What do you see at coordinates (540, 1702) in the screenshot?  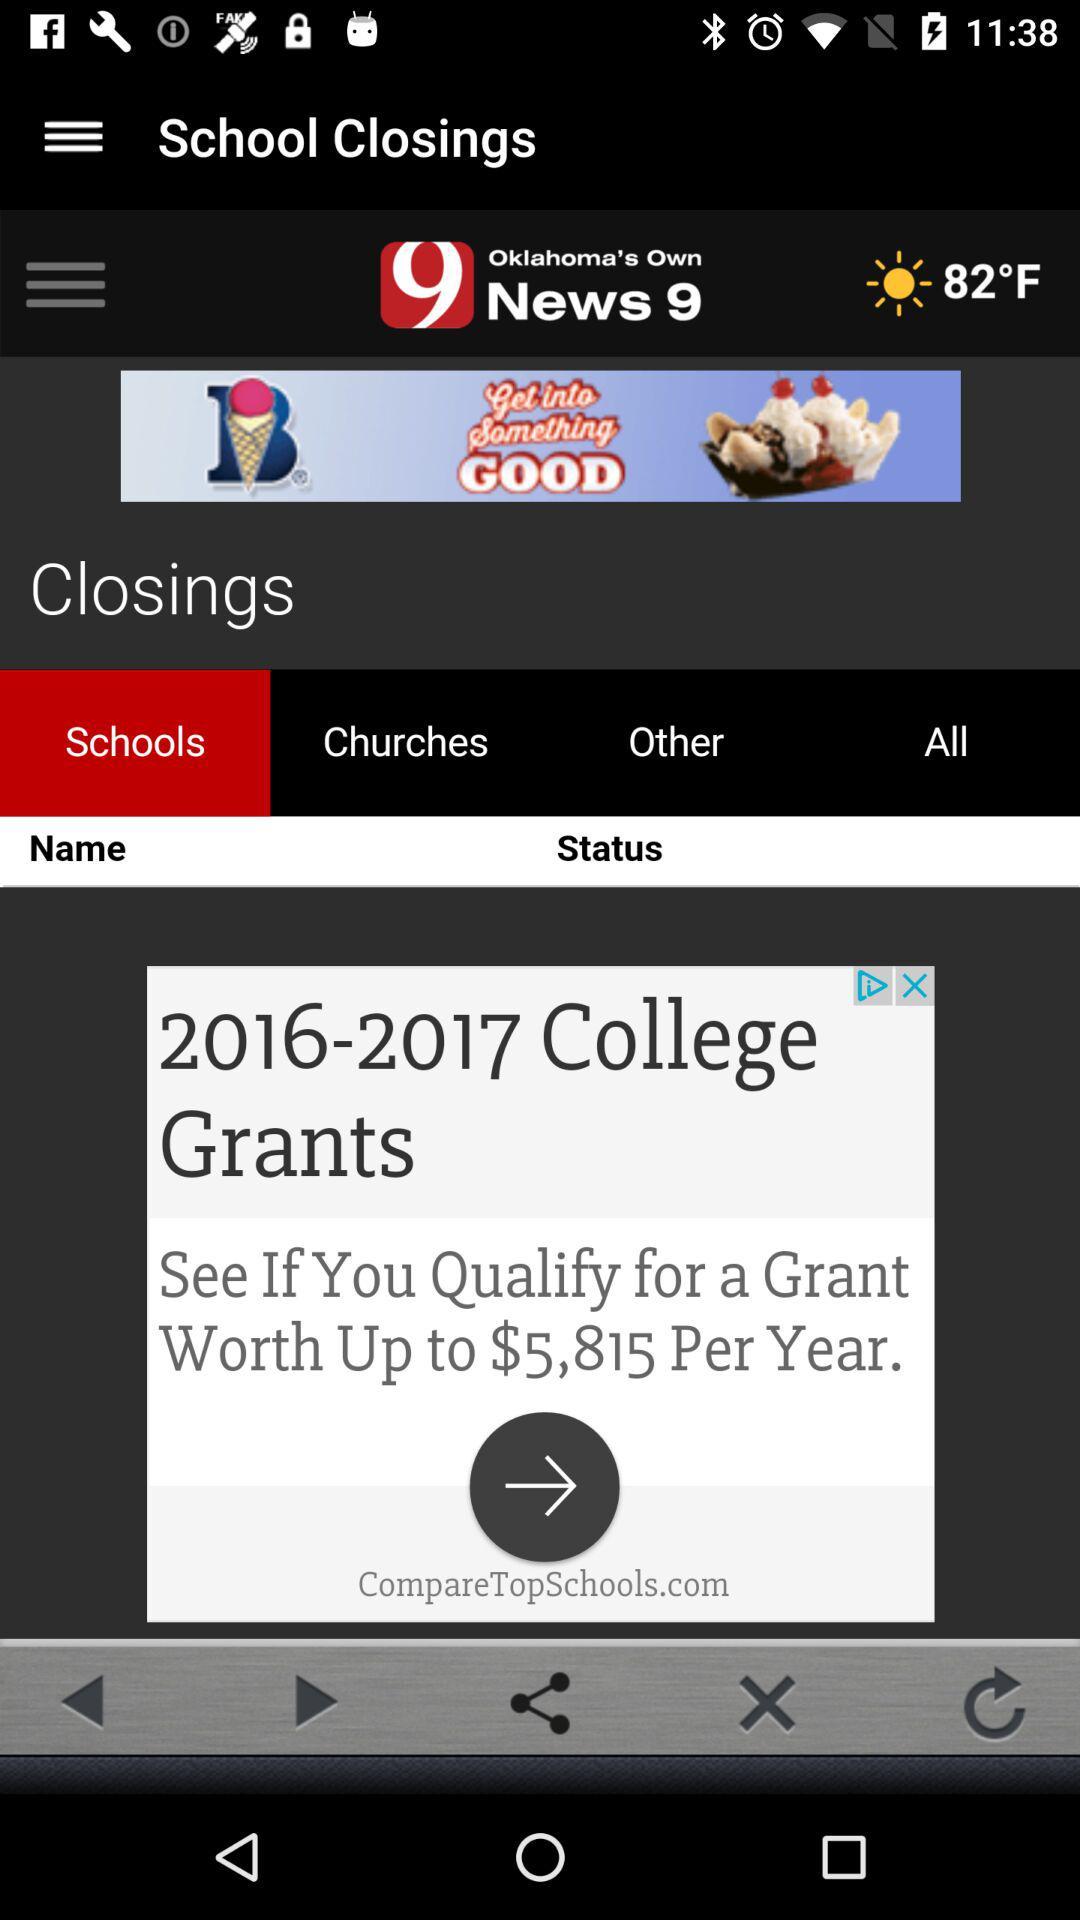 I see `share school closings` at bounding box center [540, 1702].